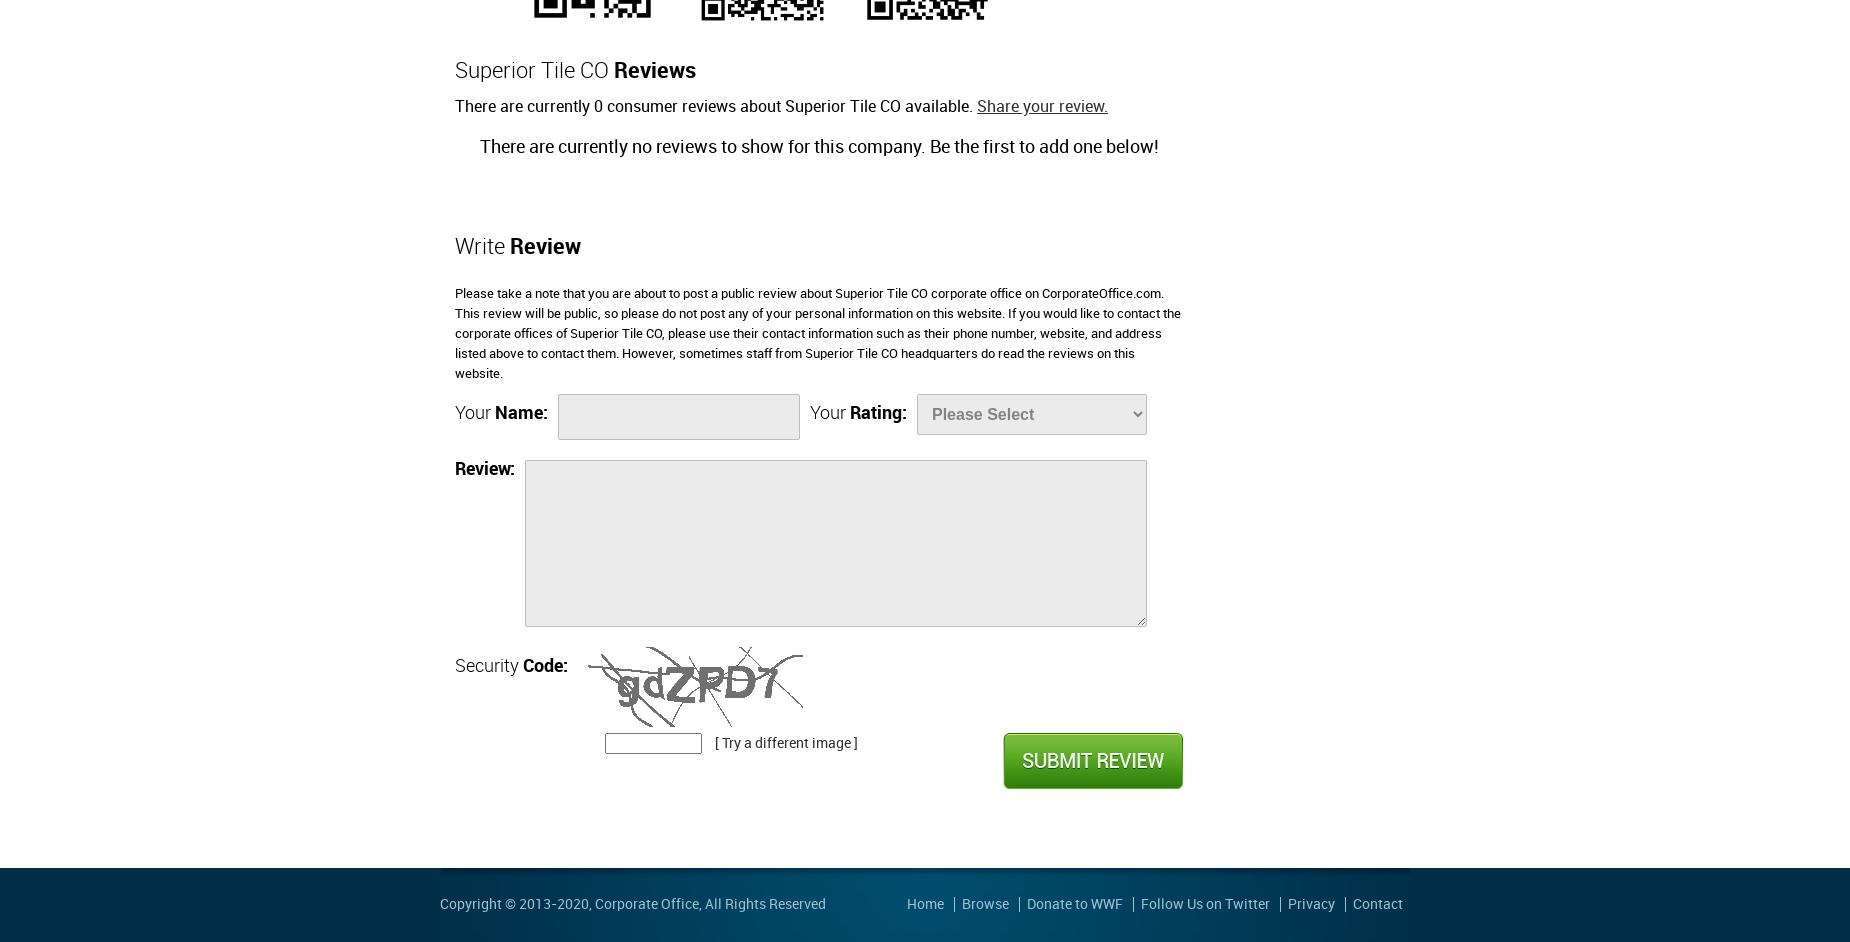  I want to click on 'Name:', so click(521, 413).